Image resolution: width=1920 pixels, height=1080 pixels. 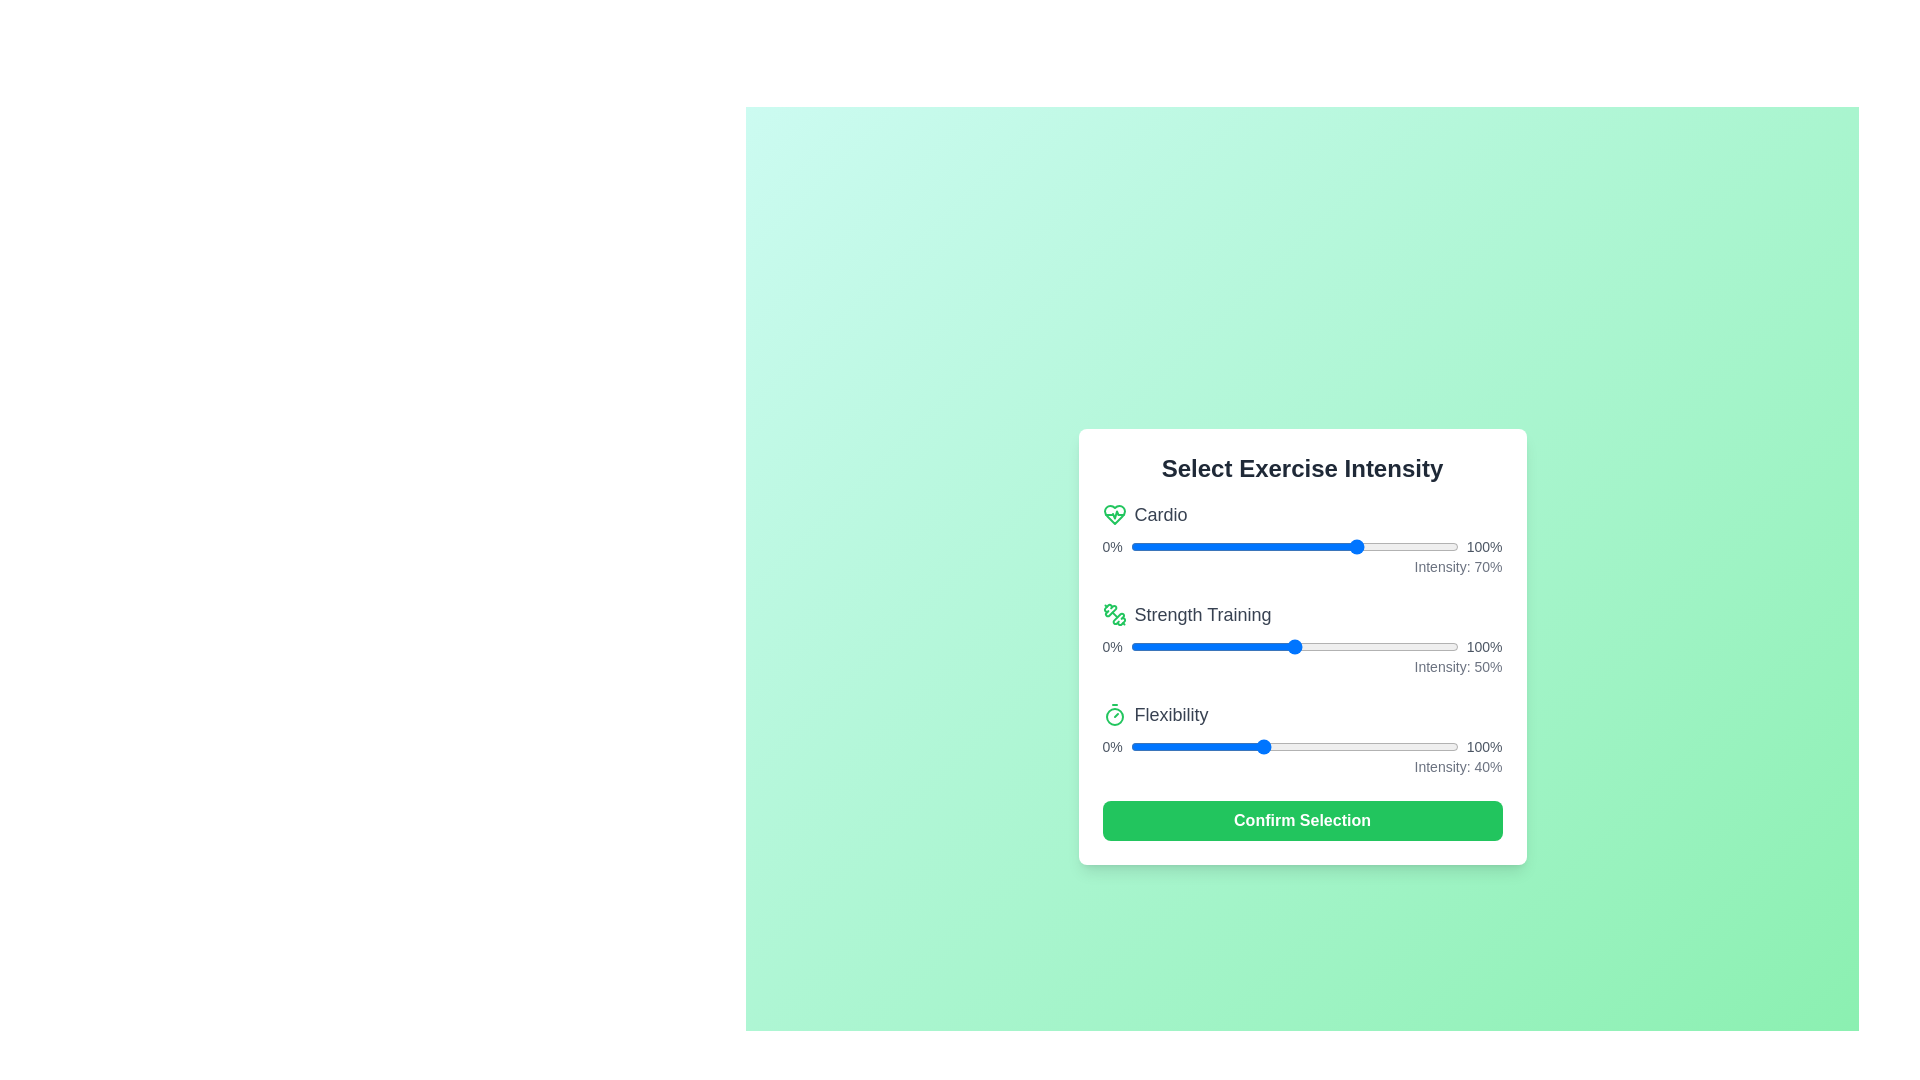 What do you see at coordinates (1380, 647) in the screenshot?
I see `the 1 slider to 53%` at bounding box center [1380, 647].